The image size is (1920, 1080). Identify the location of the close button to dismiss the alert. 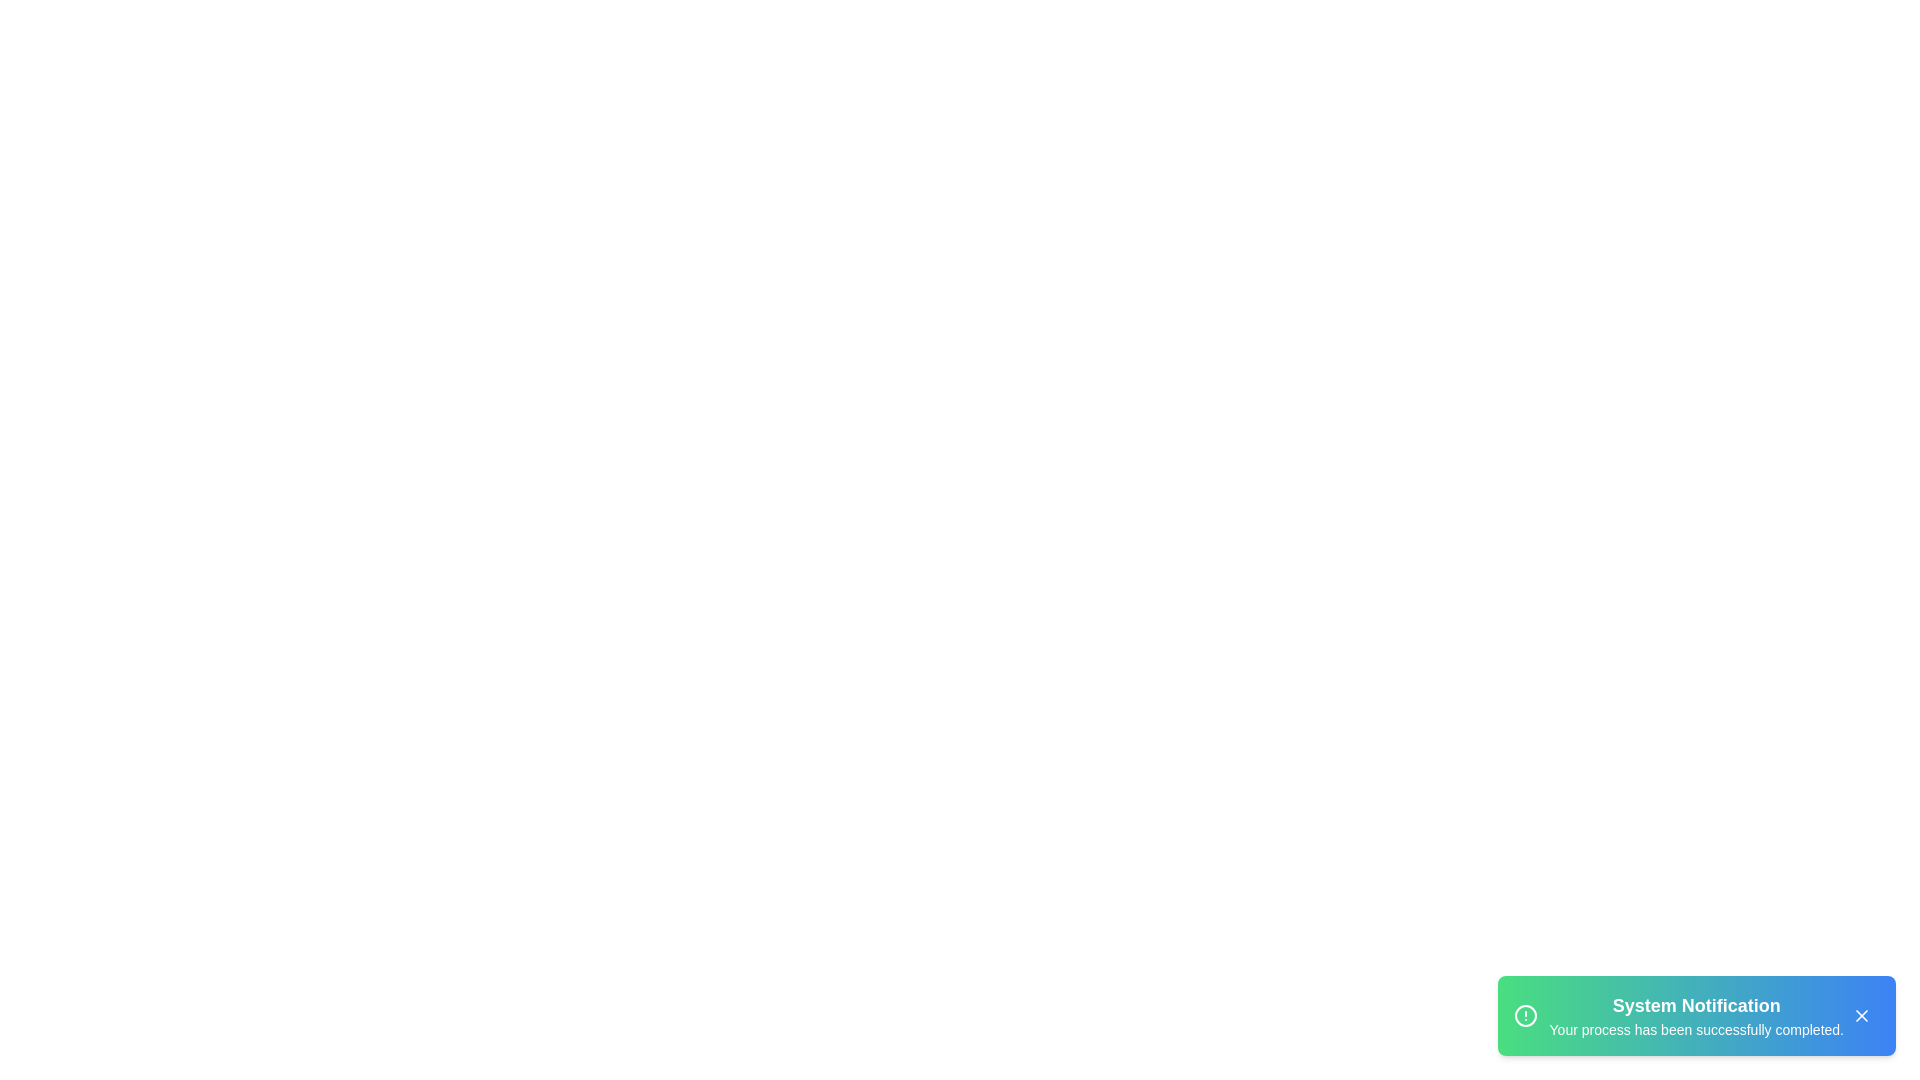
(1861, 1015).